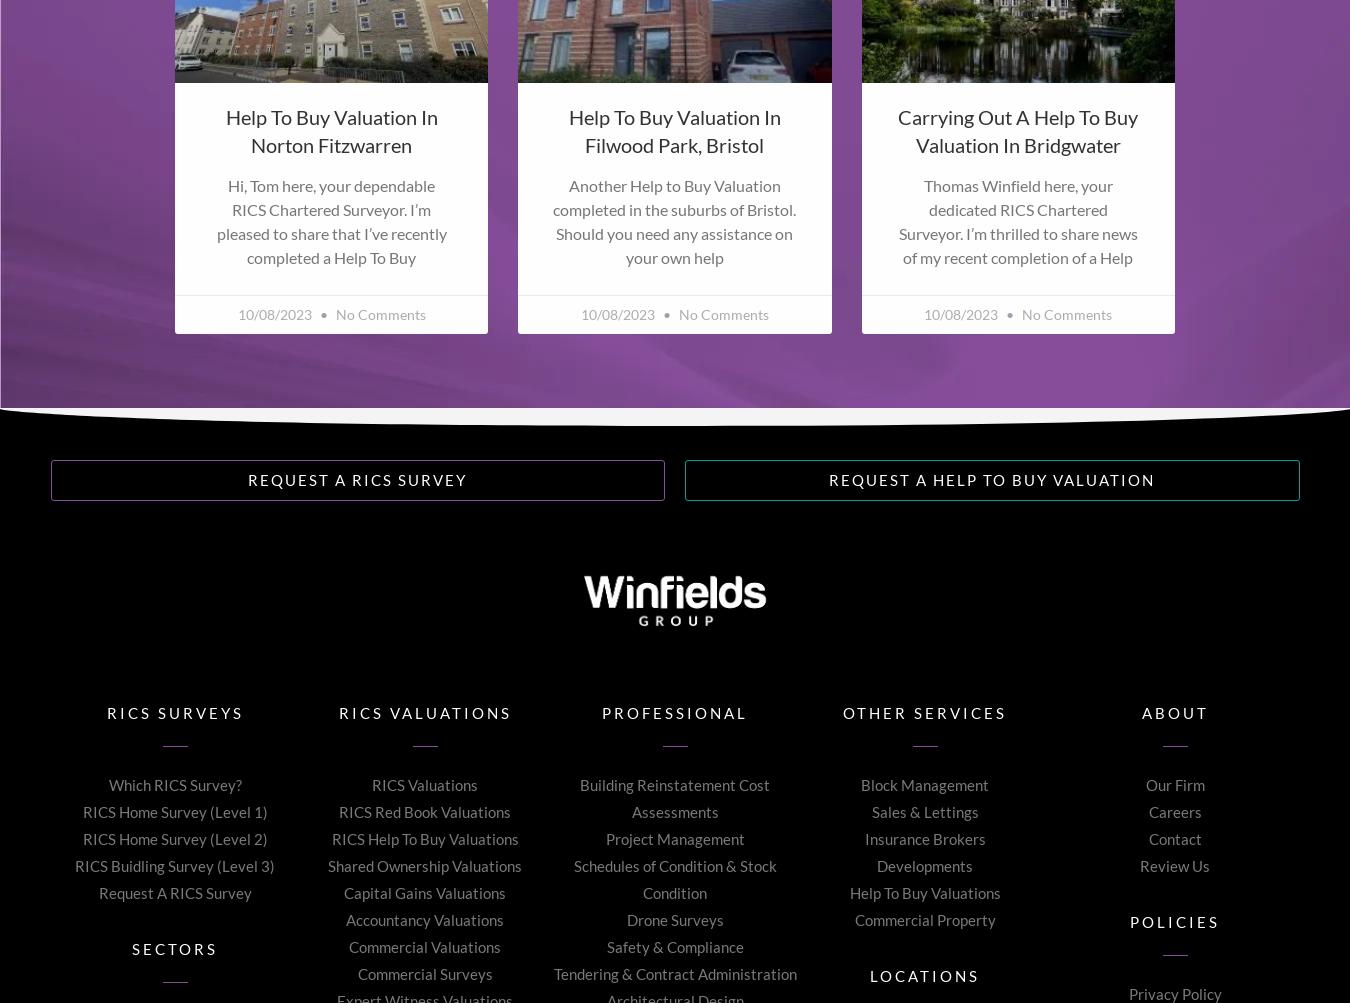 The height and width of the screenshot is (1003, 1350). I want to click on 'RICS Home Survey (Level 2)', so click(174, 839).